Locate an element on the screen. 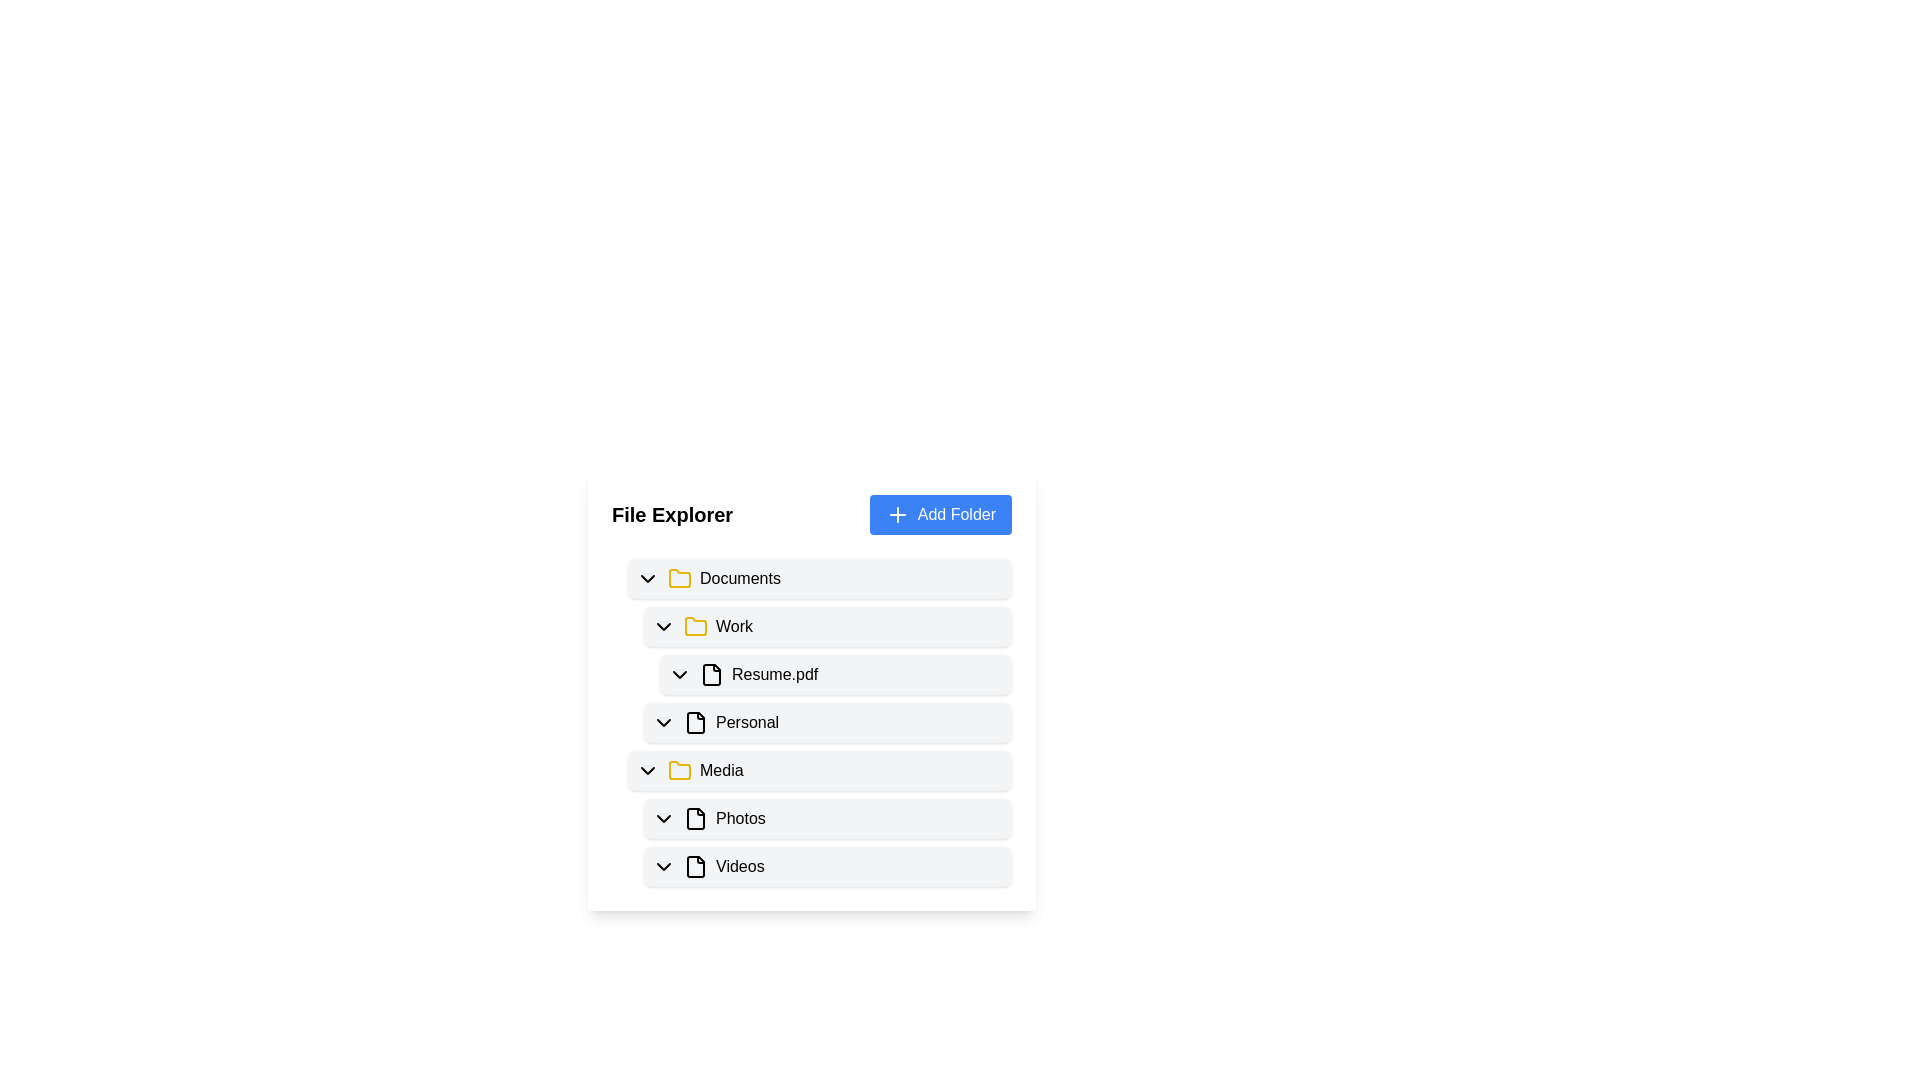  the second list item under the 'Media' group is located at coordinates (820, 814).